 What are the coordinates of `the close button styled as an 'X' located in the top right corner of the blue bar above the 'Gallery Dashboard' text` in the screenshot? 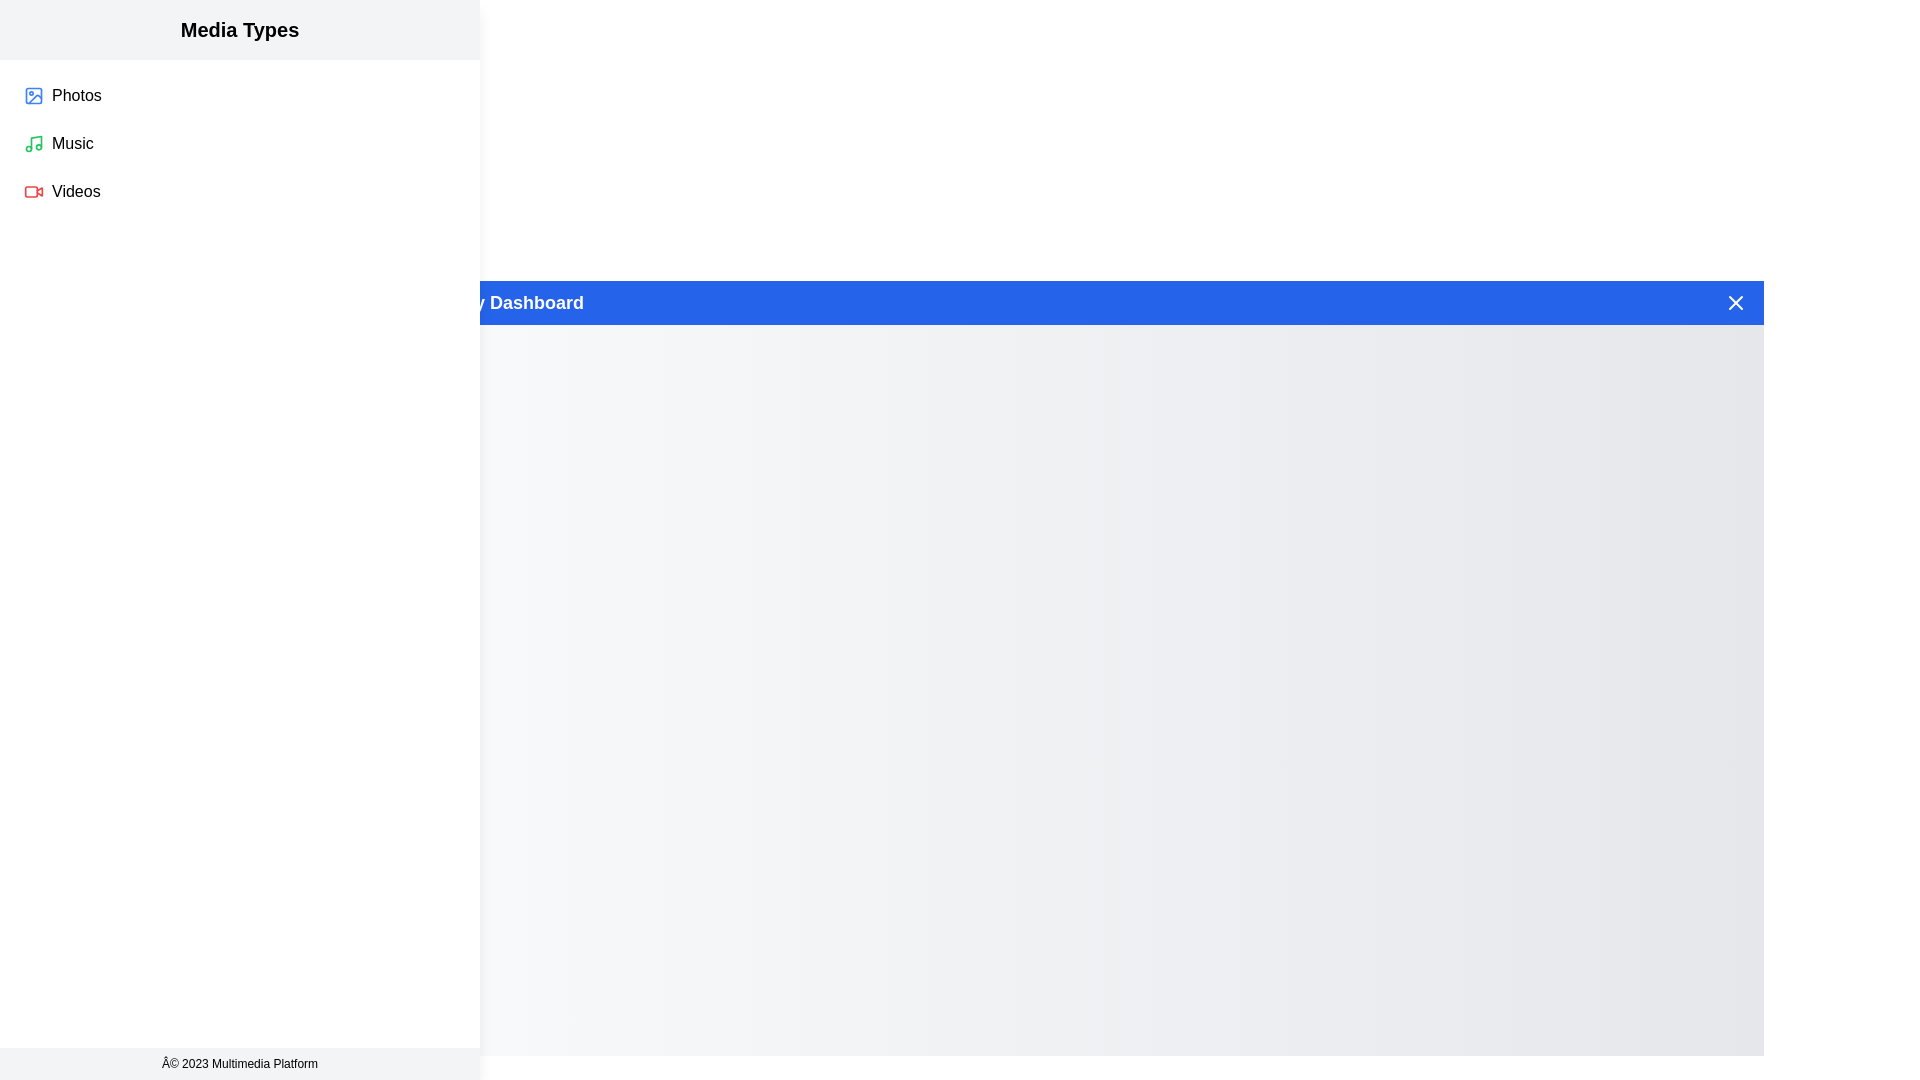 It's located at (1735, 303).